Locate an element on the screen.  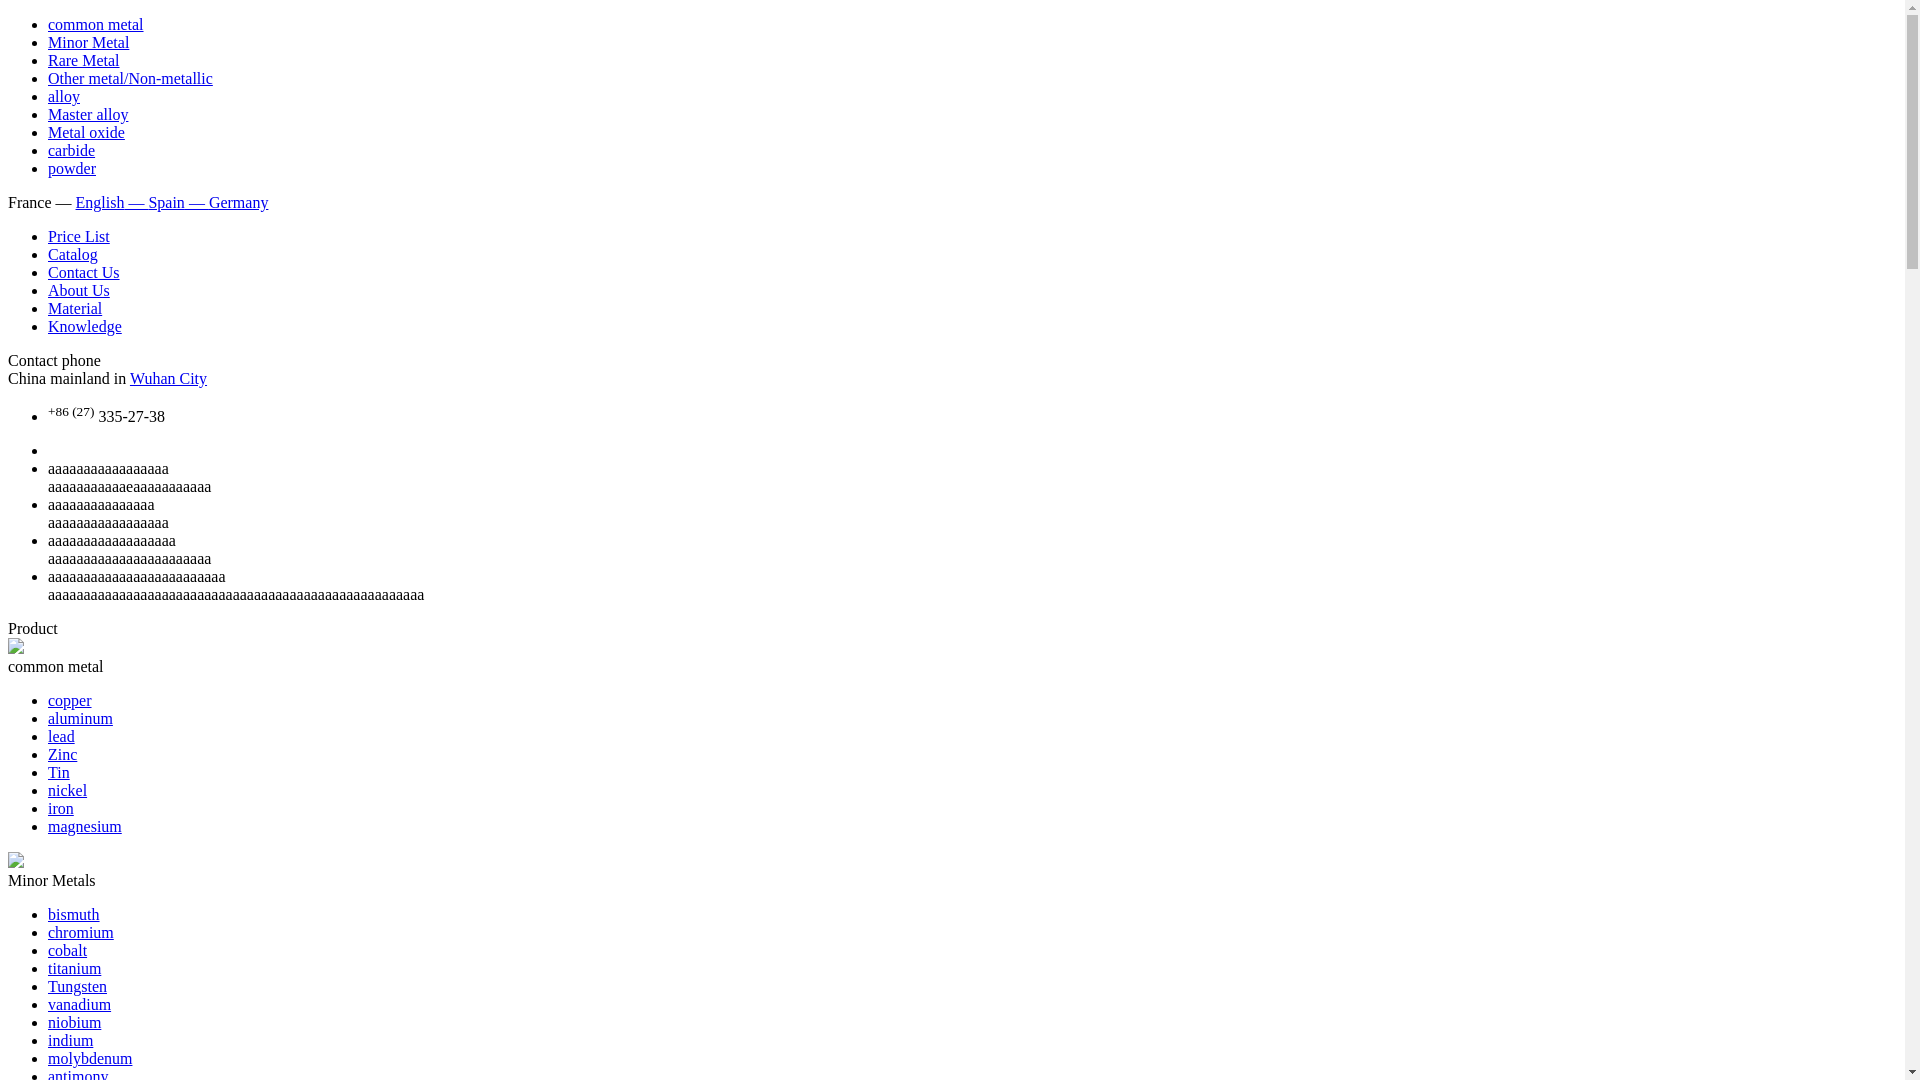
'cobalt' is located at coordinates (67, 949).